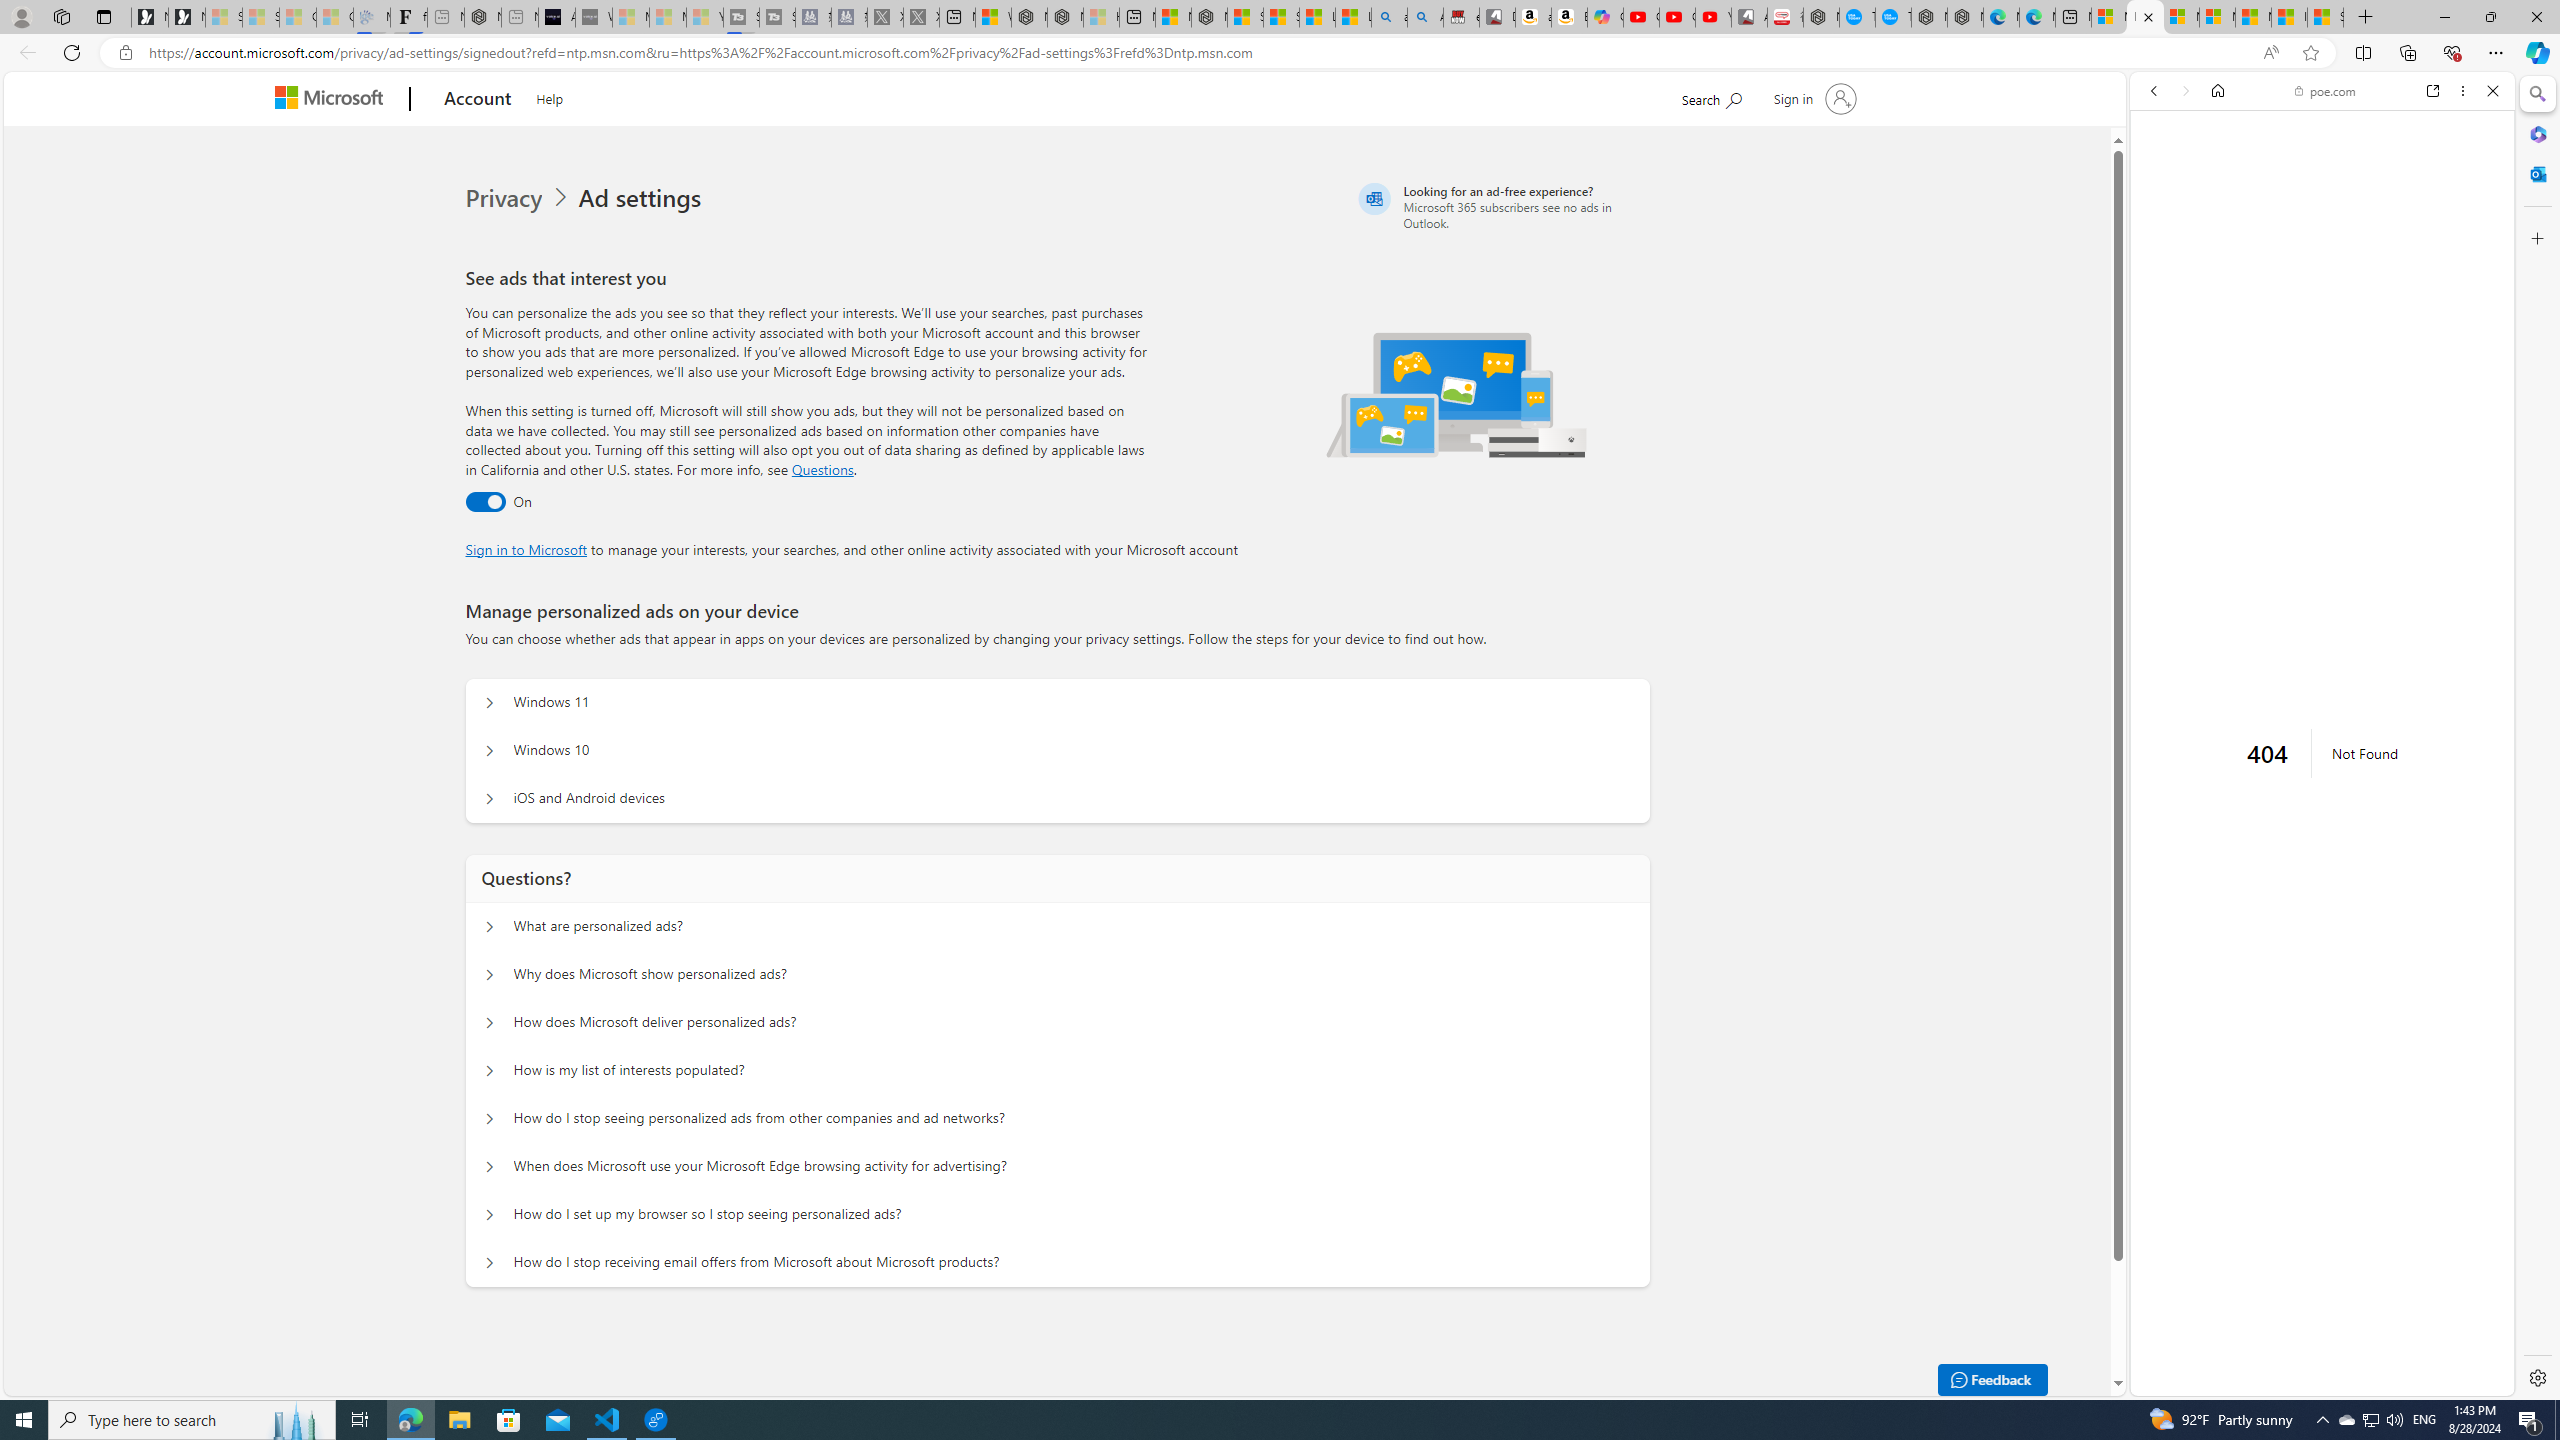 This screenshot has width=2560, height=1440. Describe the element at coordinates (1678, 16) in the screenshot. I see `'Gloom - YouTube'` at that location.